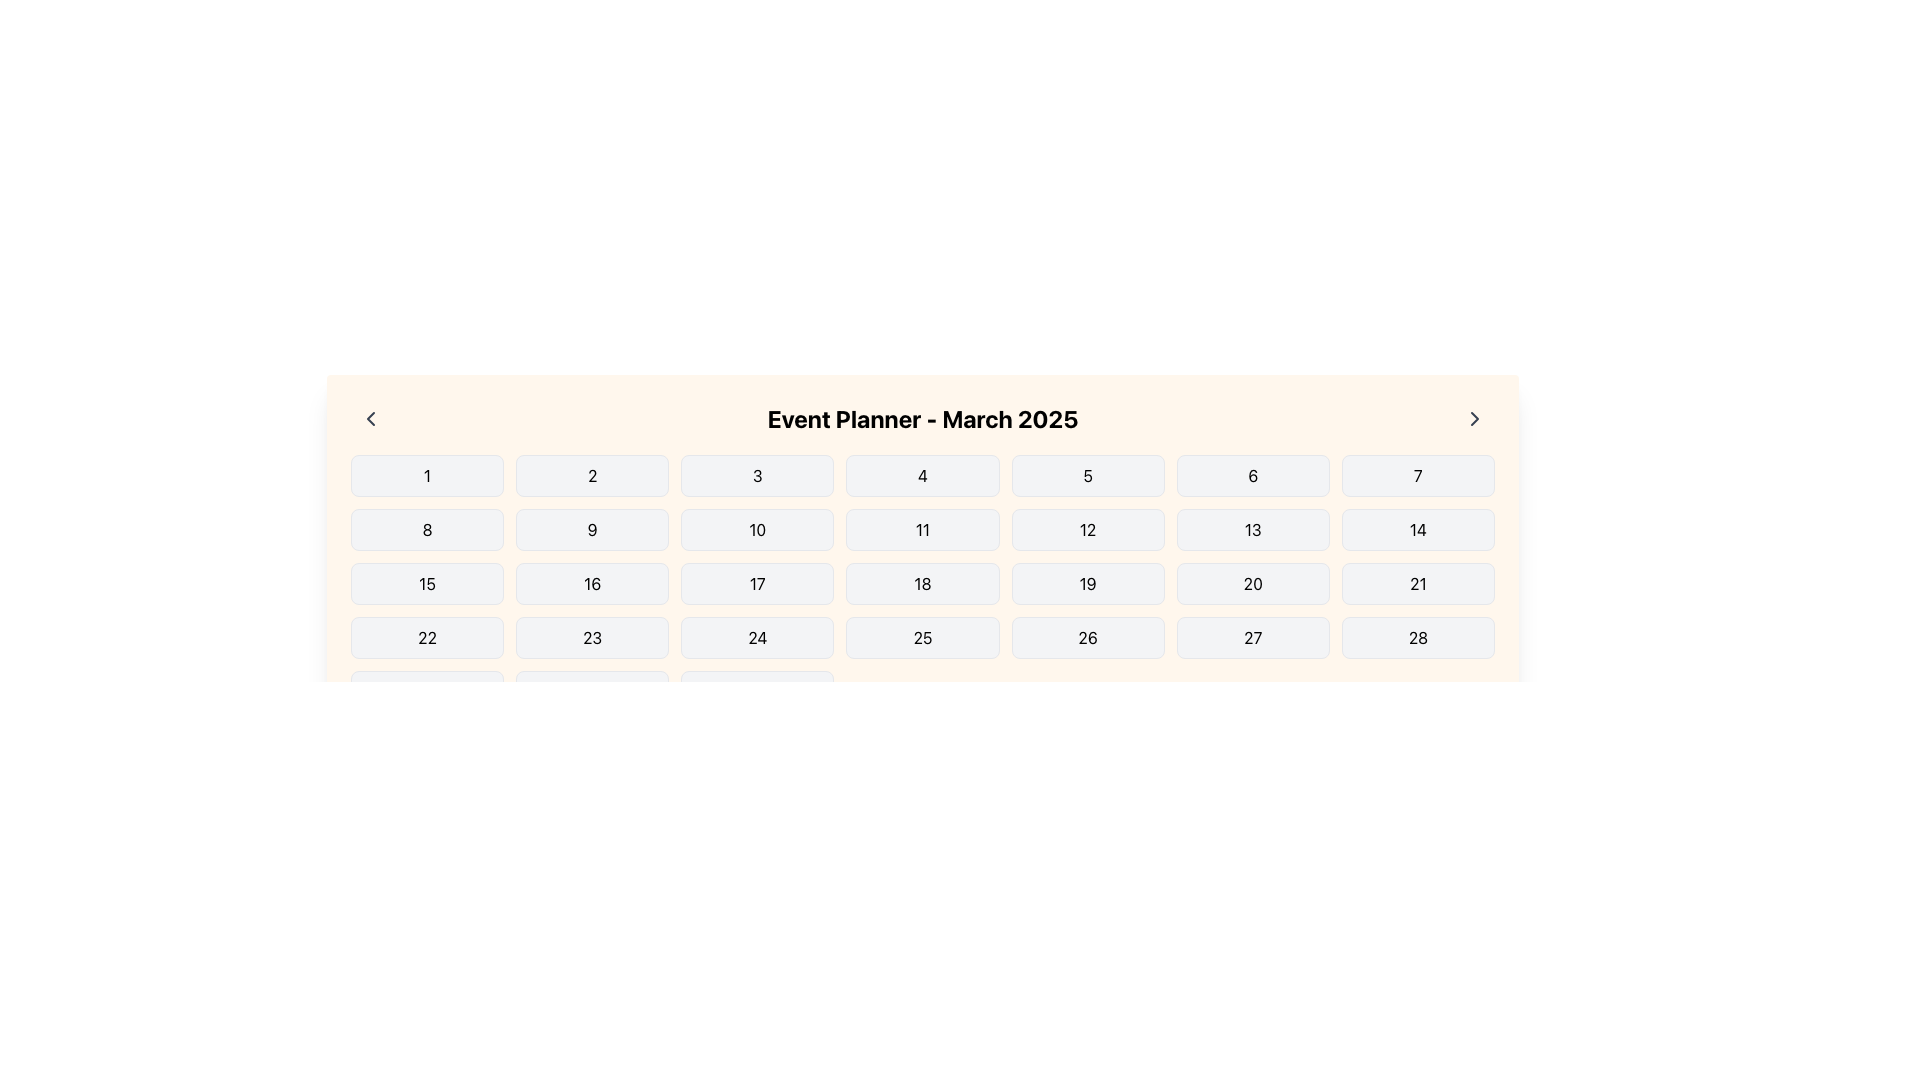 The height and width of the screenshot is (1080, 1920). What do you see at coordinates (591, 528) in the screenshot?
I see `the Button-like calendar cell located in the second row and second column of the calendar grid for keyboard navigation` at bounding box center [591, 528].